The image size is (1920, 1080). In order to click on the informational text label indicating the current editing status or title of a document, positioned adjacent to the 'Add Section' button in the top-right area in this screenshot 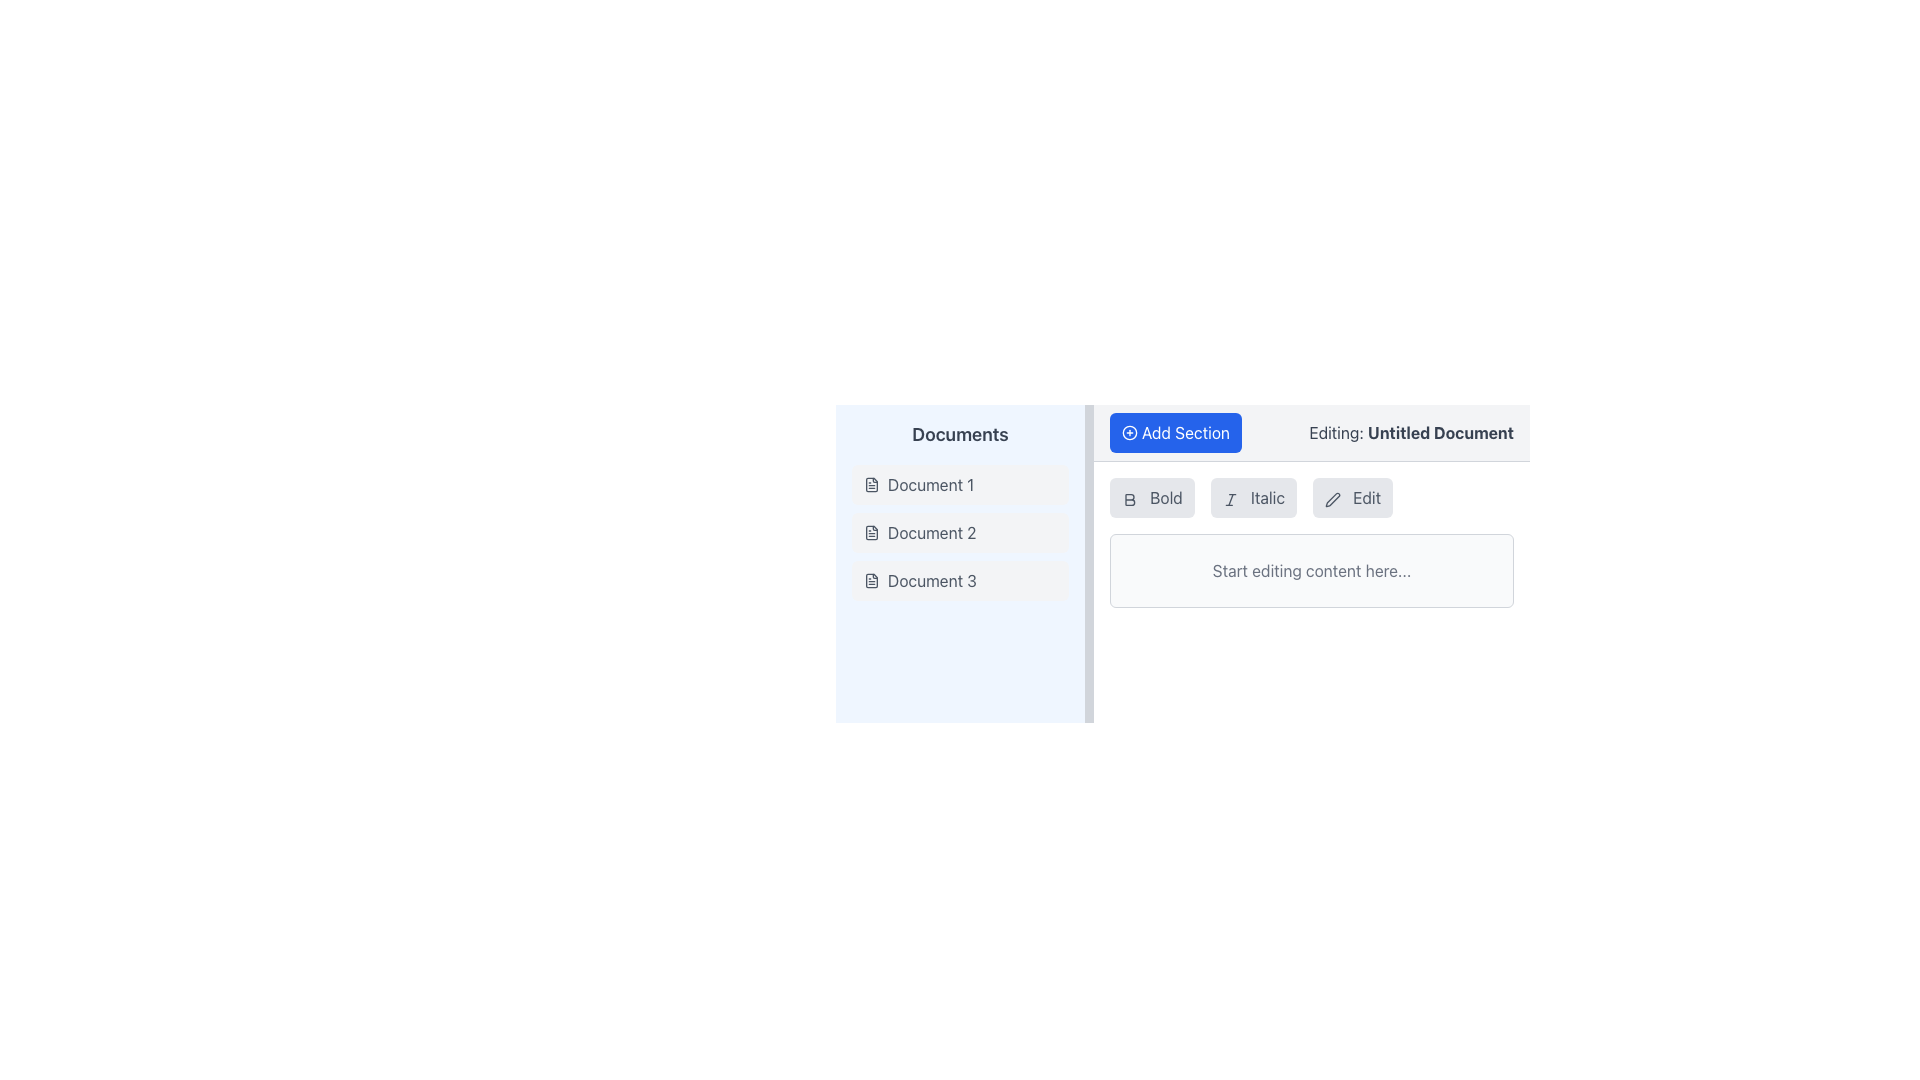, I will do `click(1410, 431)`.